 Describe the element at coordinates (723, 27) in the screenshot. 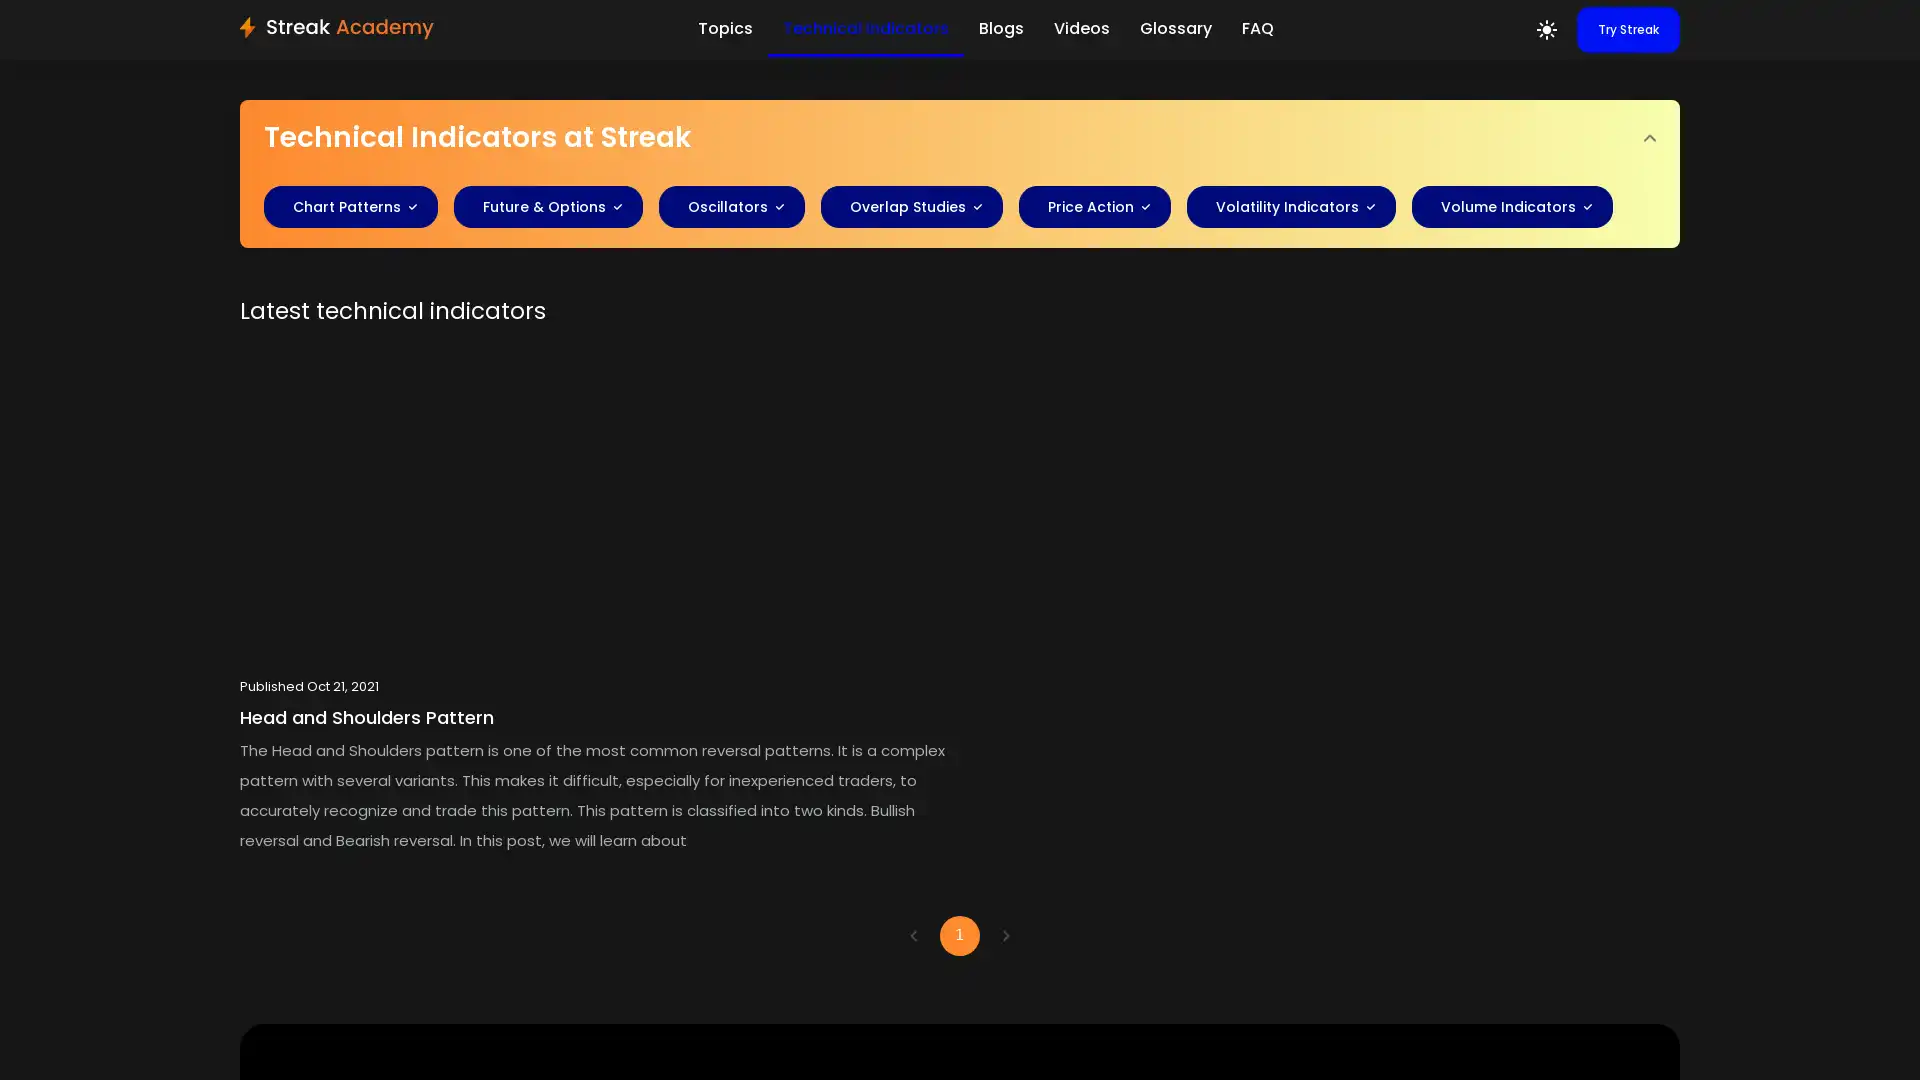

I see `Topics` at that location.